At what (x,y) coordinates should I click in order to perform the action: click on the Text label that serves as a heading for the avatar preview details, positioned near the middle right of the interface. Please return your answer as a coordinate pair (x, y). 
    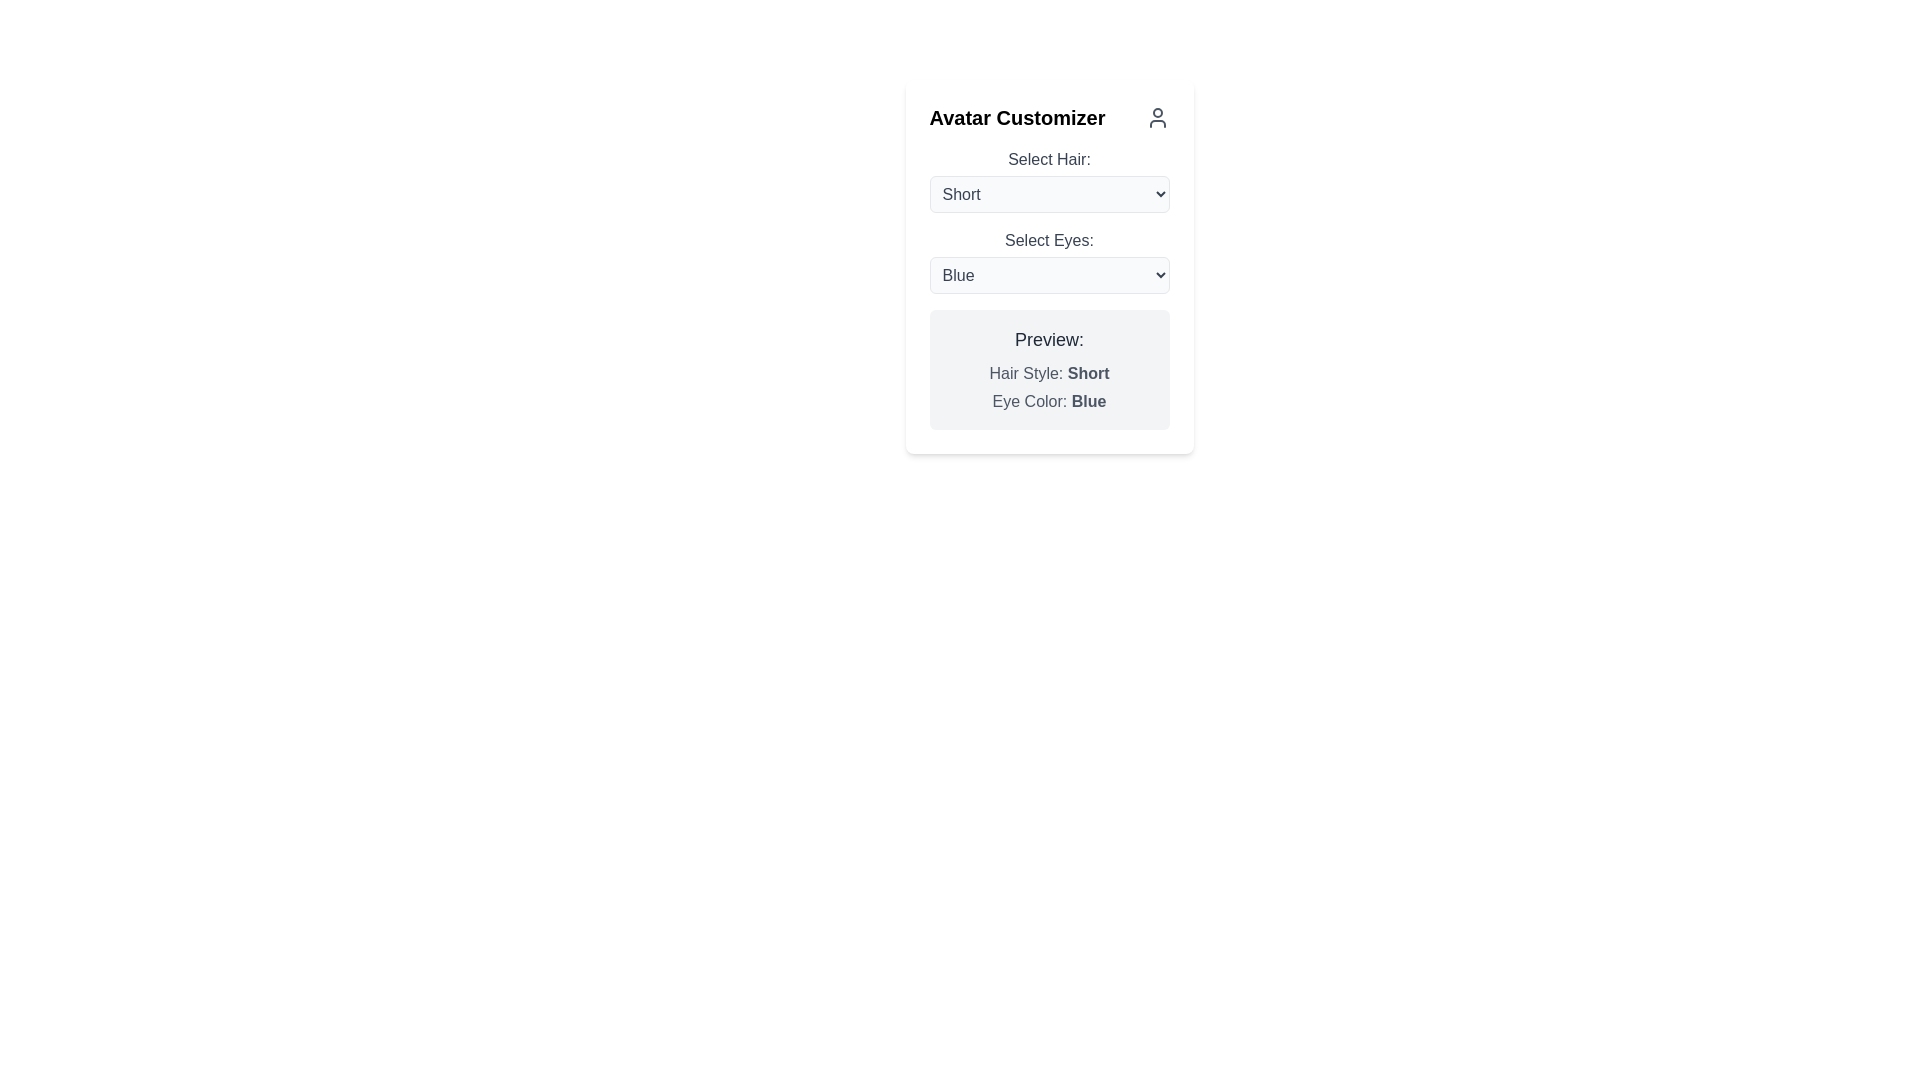
    Looking at the image, I should click on (1048, 338).